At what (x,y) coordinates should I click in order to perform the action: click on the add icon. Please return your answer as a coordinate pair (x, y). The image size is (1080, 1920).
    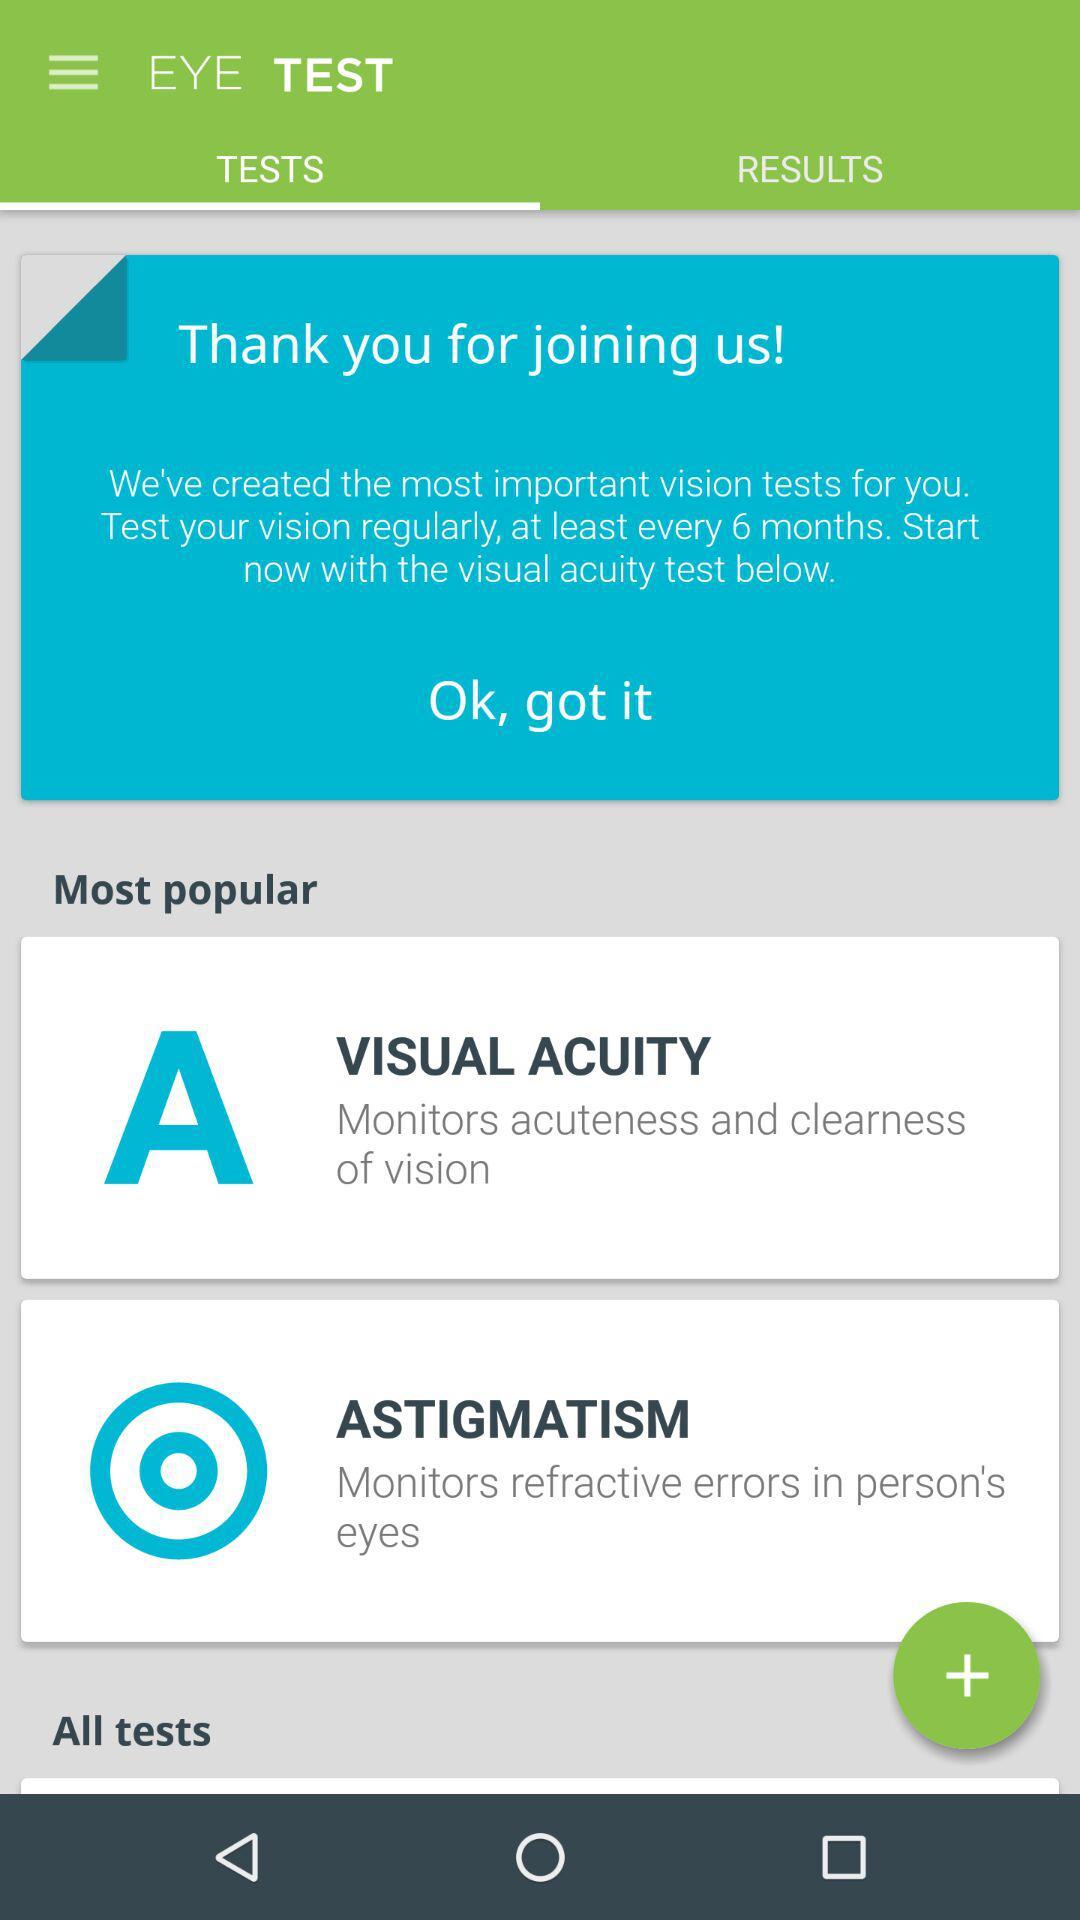
    Looking at the image, I should click on (965, 1675).